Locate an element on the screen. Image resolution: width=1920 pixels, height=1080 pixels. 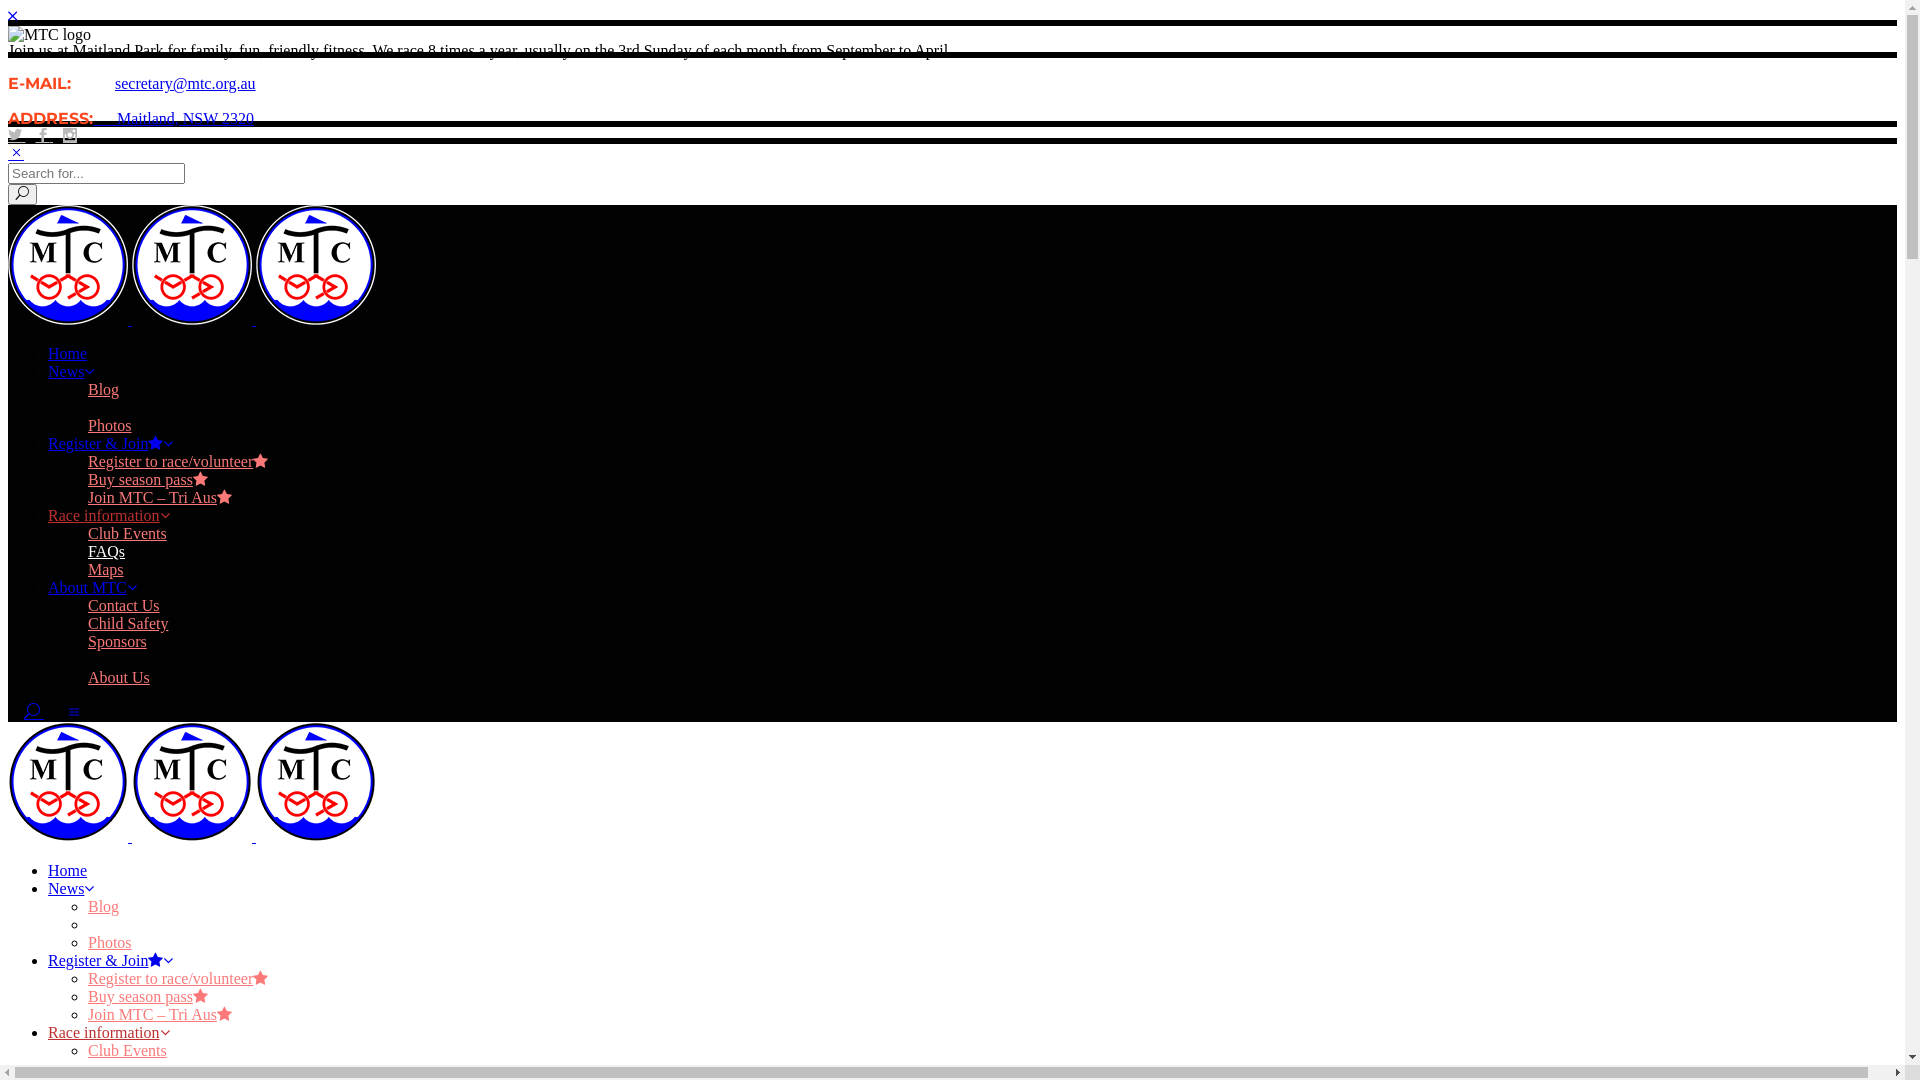
'Race information' is located at coordinates (108, 514).